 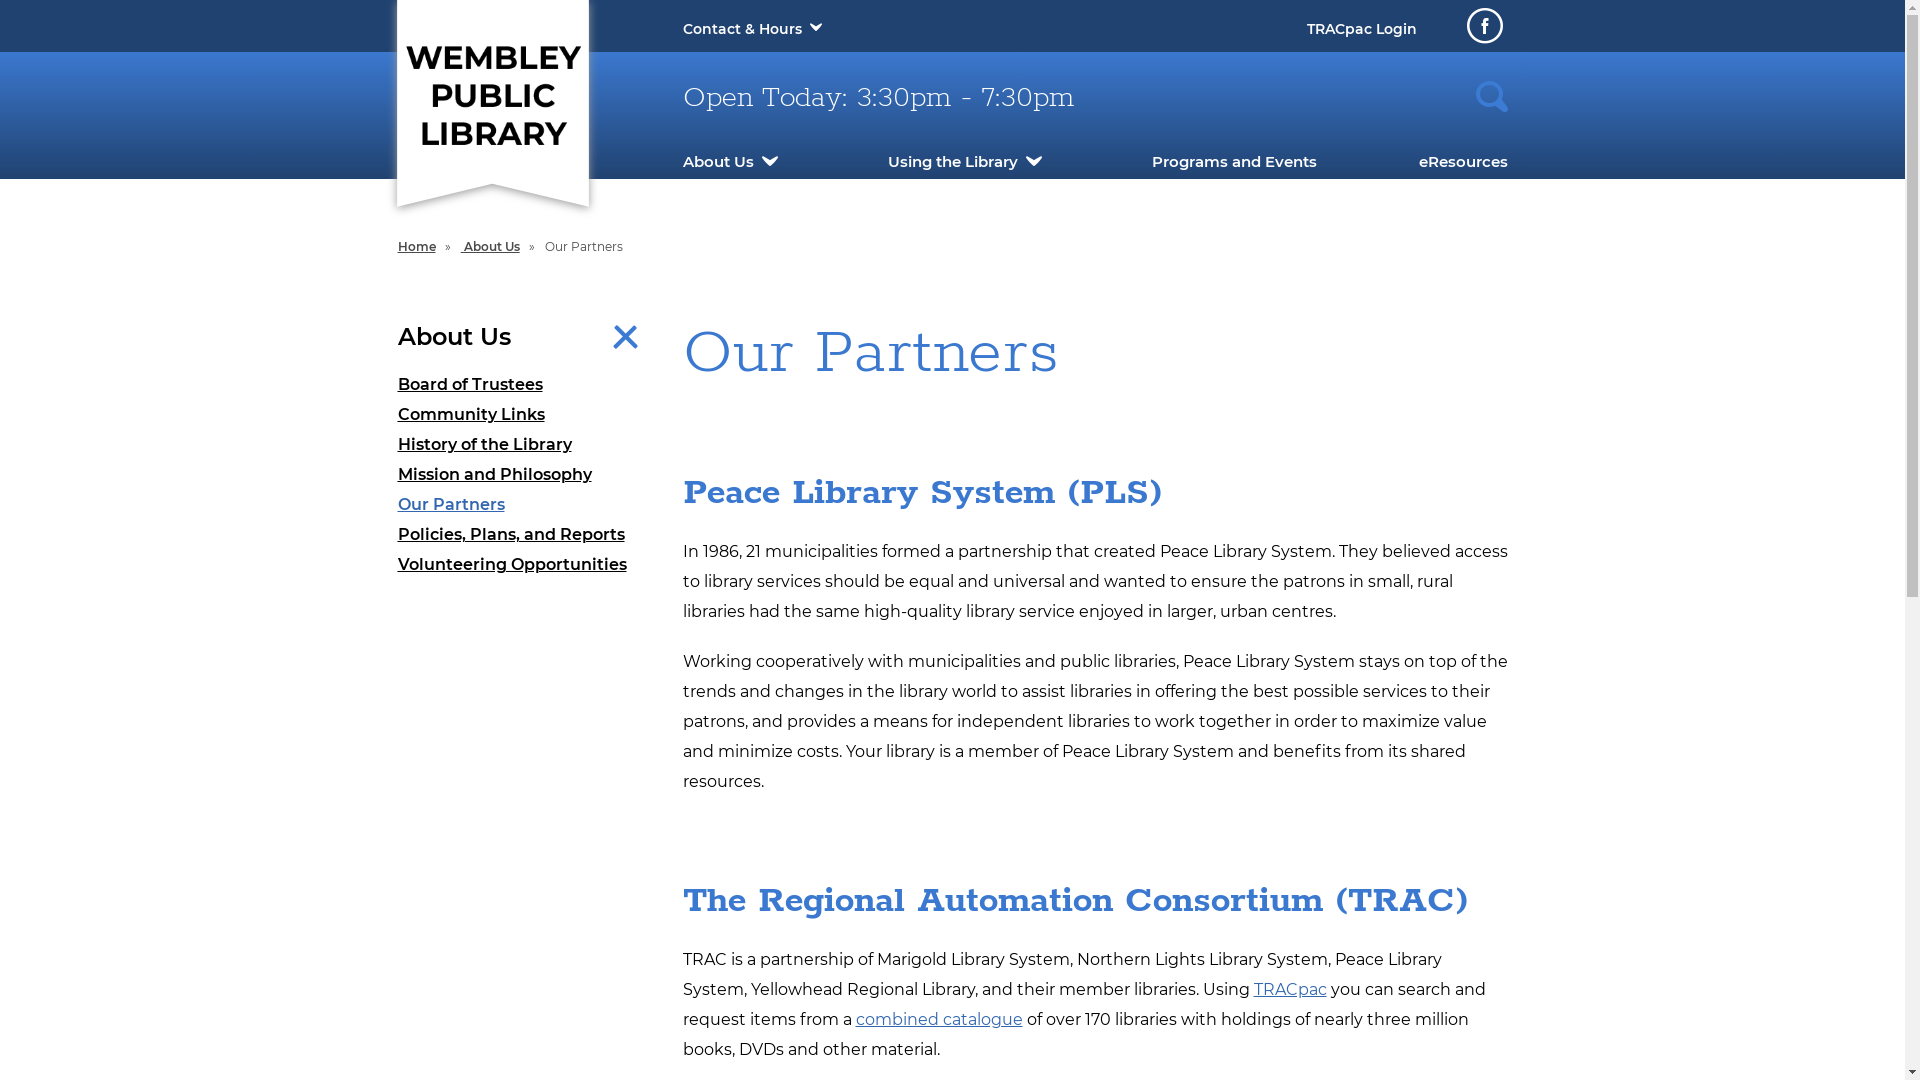 What do you see at coordinates (1462, 160) in the screenshot?
I see `'eResources'` at bounding box center [1462, 160].